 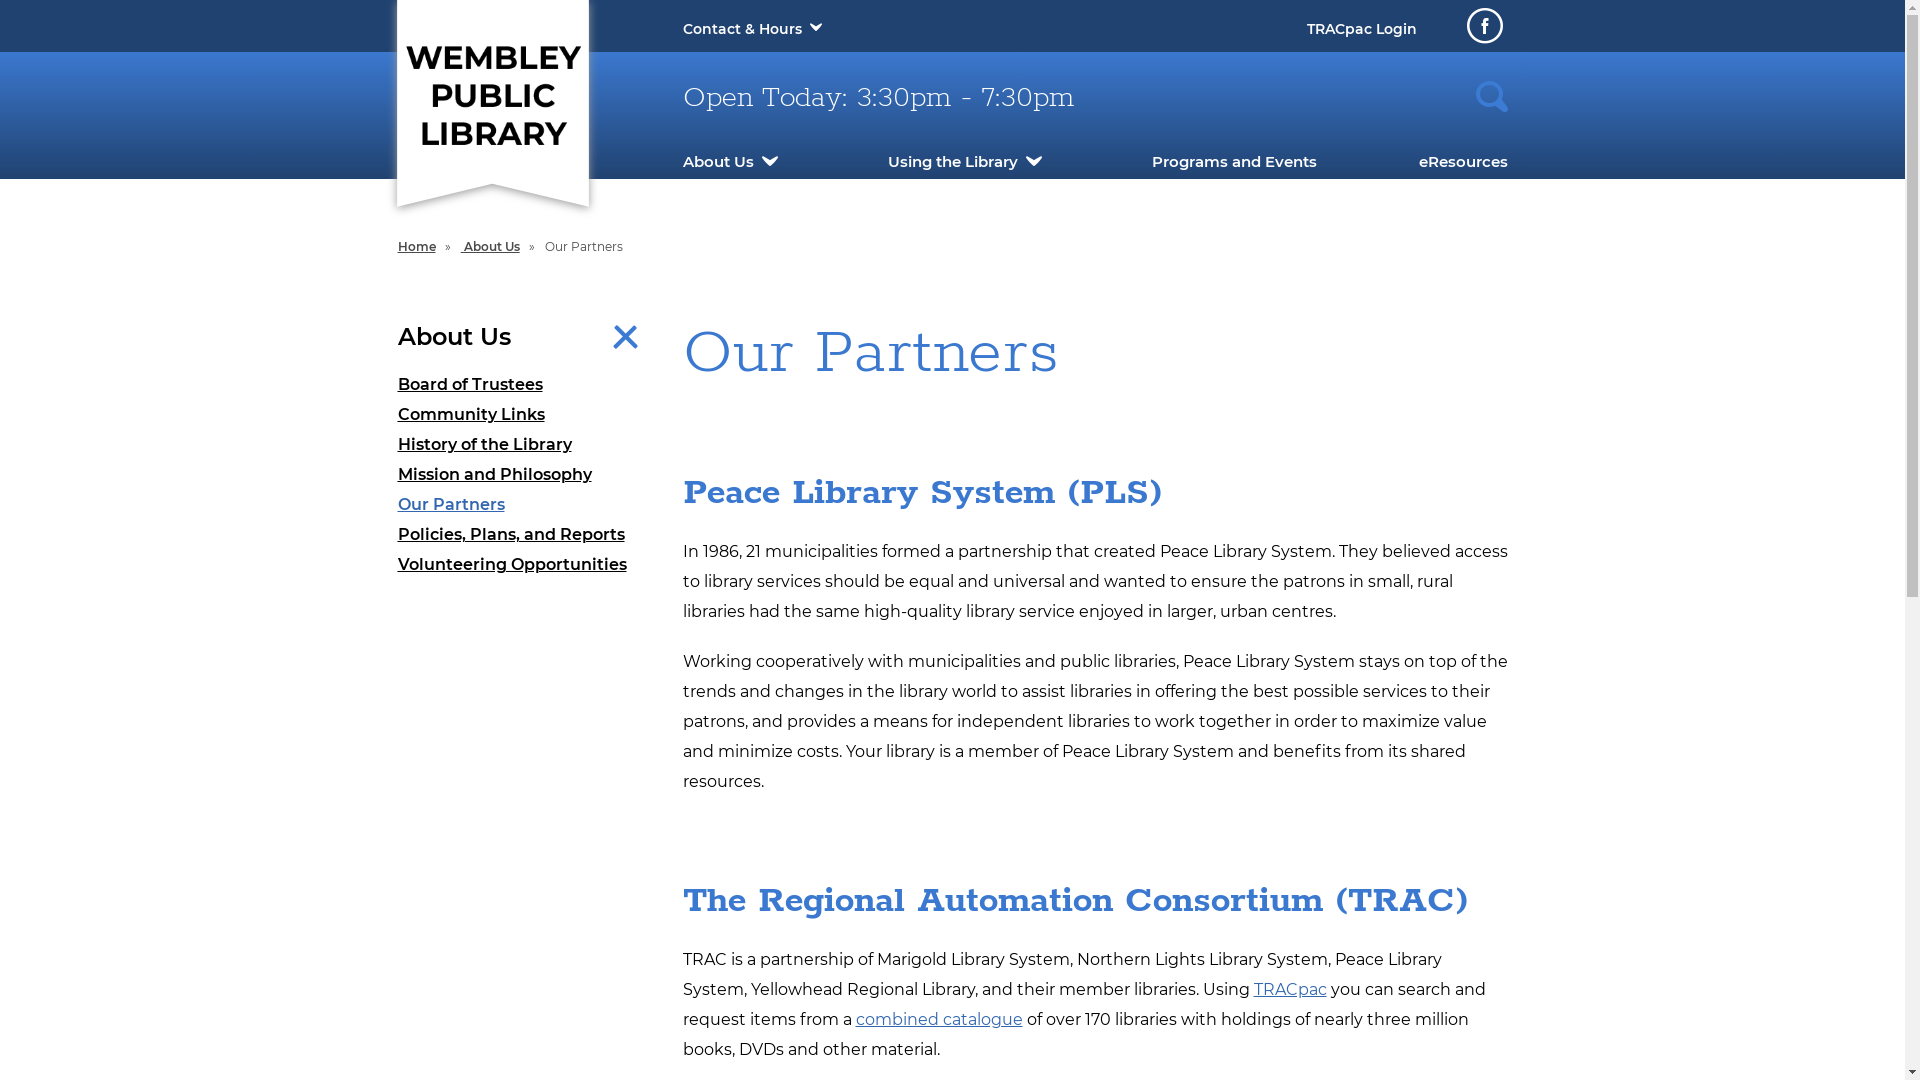 What do you see at coordinates (1462, 160) in the screenshot?
I see `'eResources'` at bounding box center [1462, 160].